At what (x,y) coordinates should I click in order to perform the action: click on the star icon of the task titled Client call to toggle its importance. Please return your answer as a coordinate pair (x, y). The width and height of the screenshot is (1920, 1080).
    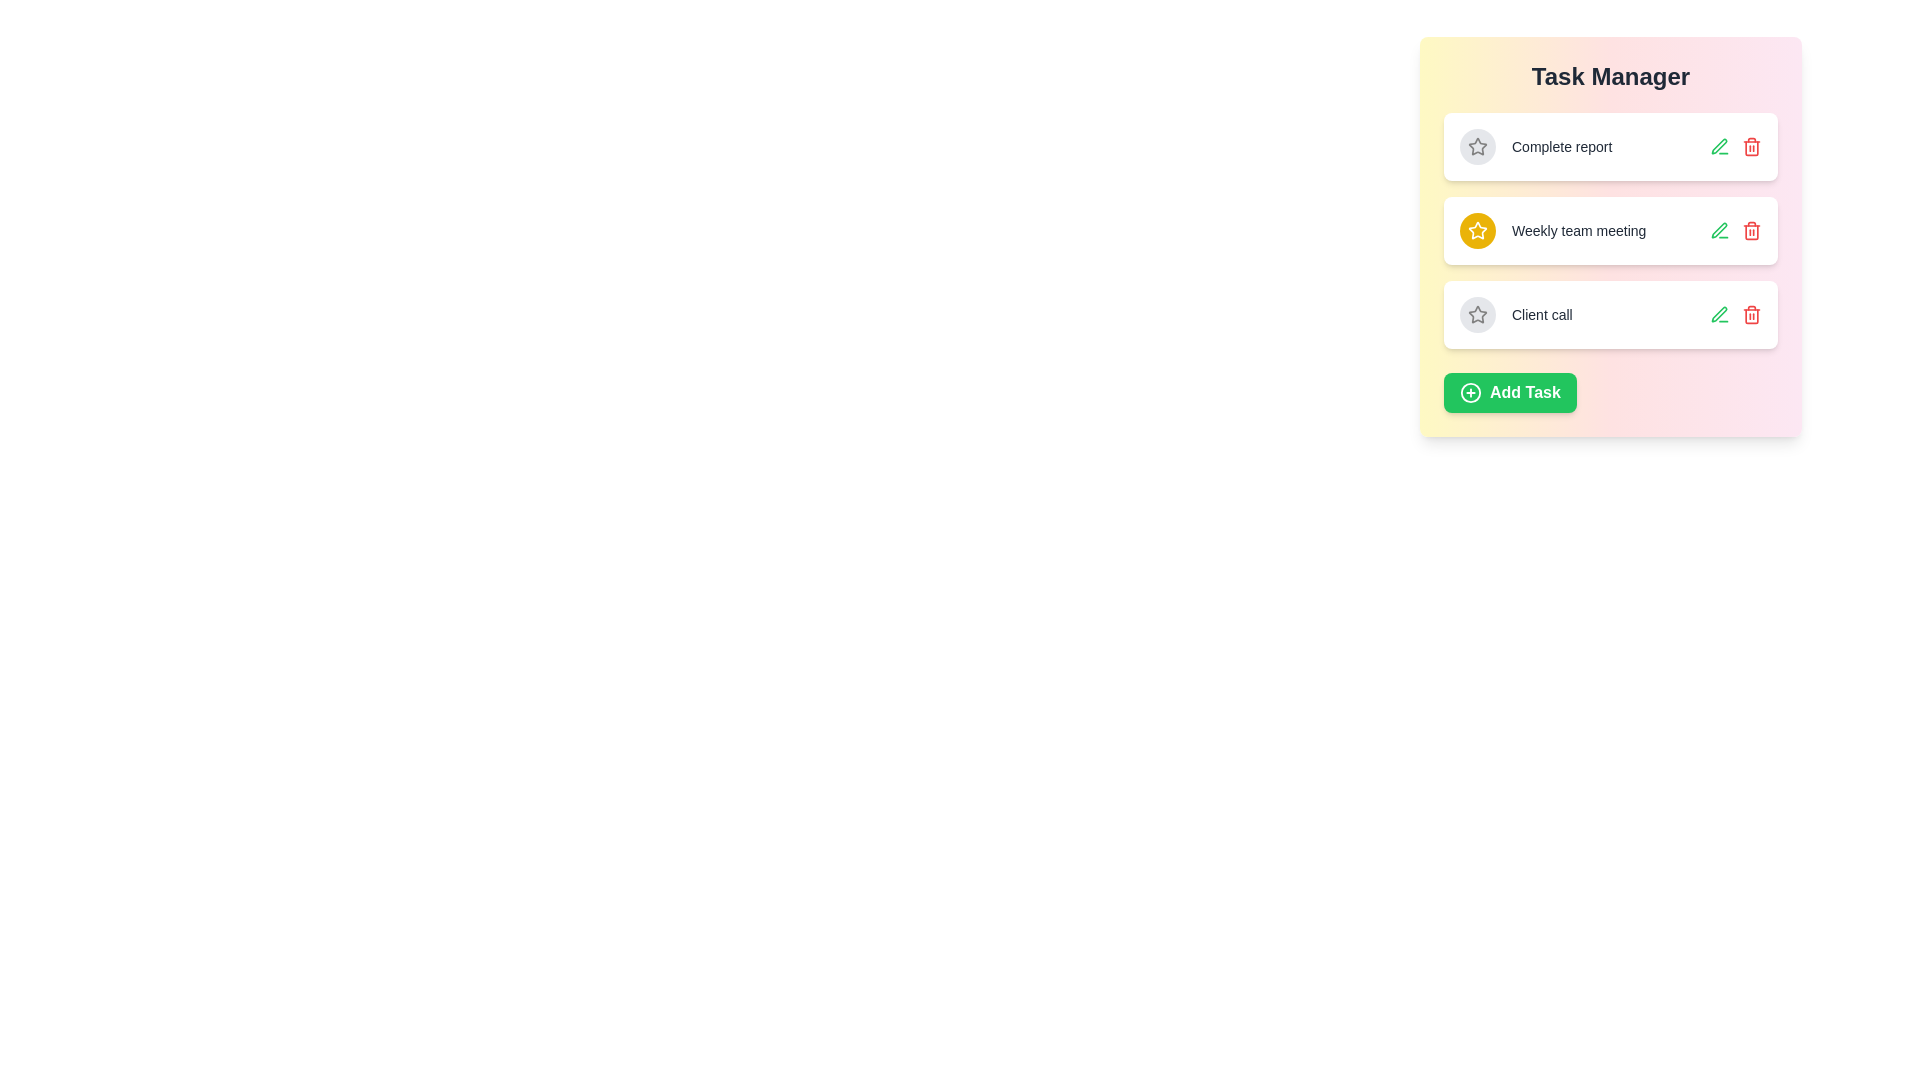
    Looking at the image, I should click on (1478, 315).